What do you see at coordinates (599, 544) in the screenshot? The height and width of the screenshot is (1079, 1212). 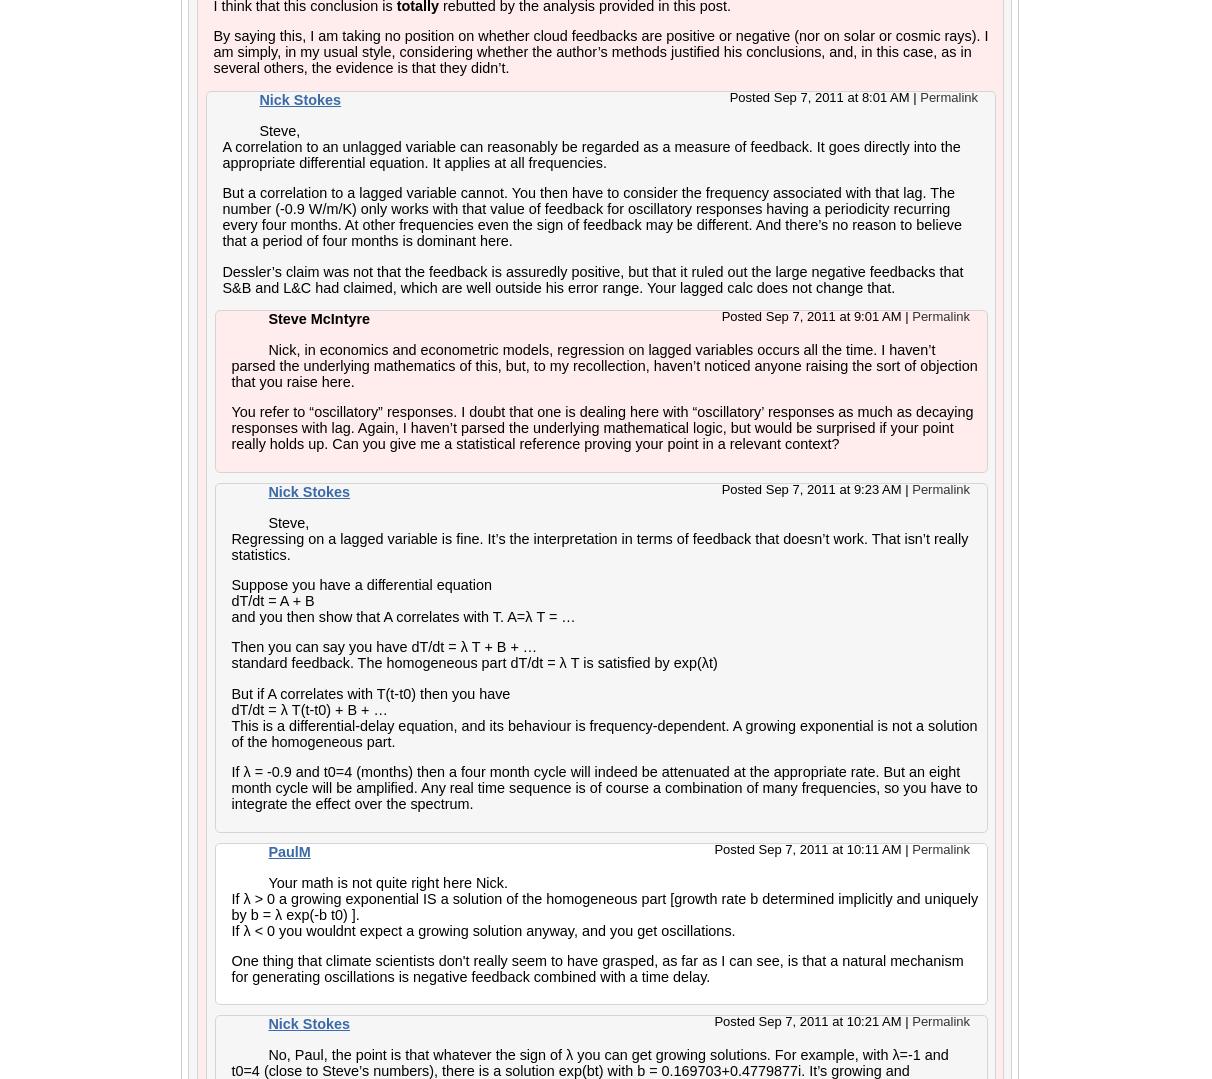 I see `'Regressing on a lagged variable is fine. It’s the interpretation in terms of feedback that doesn’t work. That isn’t really statistics.'` at bounding box center [599, 544].